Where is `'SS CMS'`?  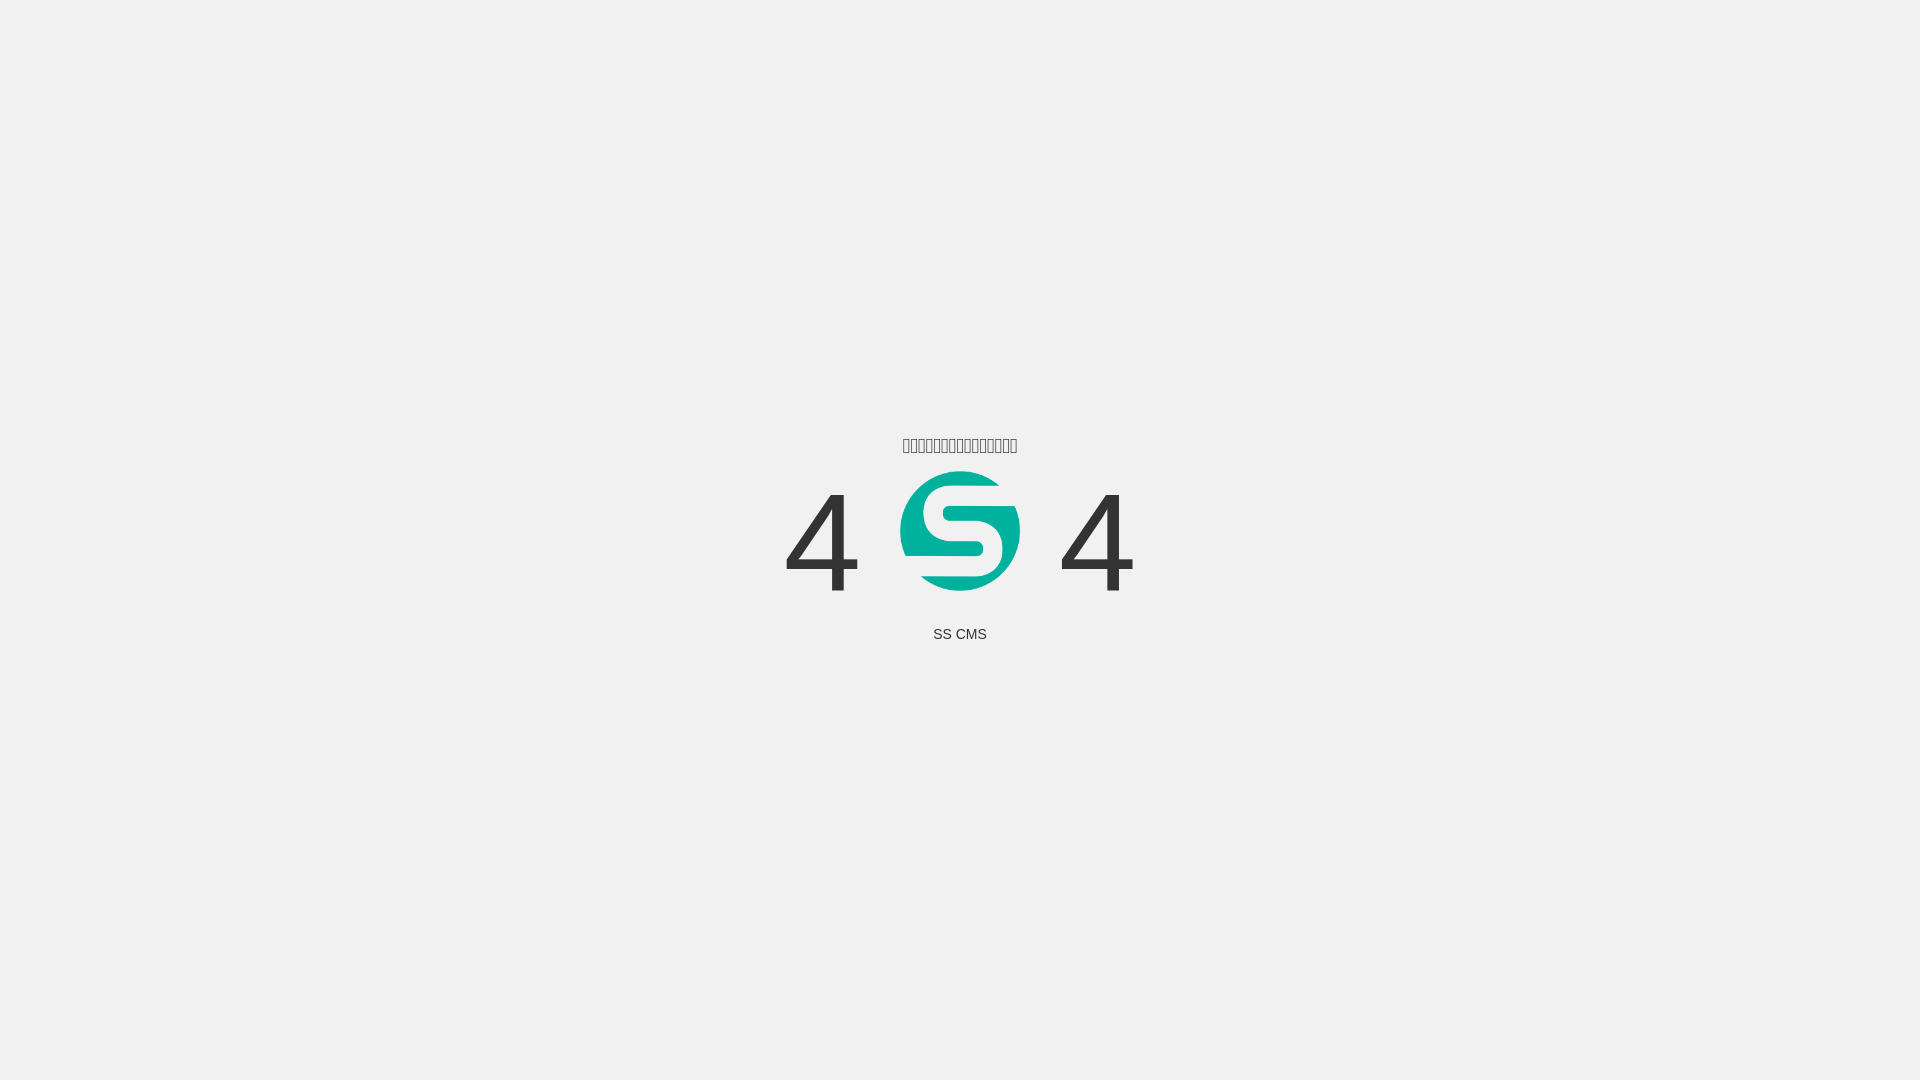 'SS CMS' is located at coordinates (960, 633).